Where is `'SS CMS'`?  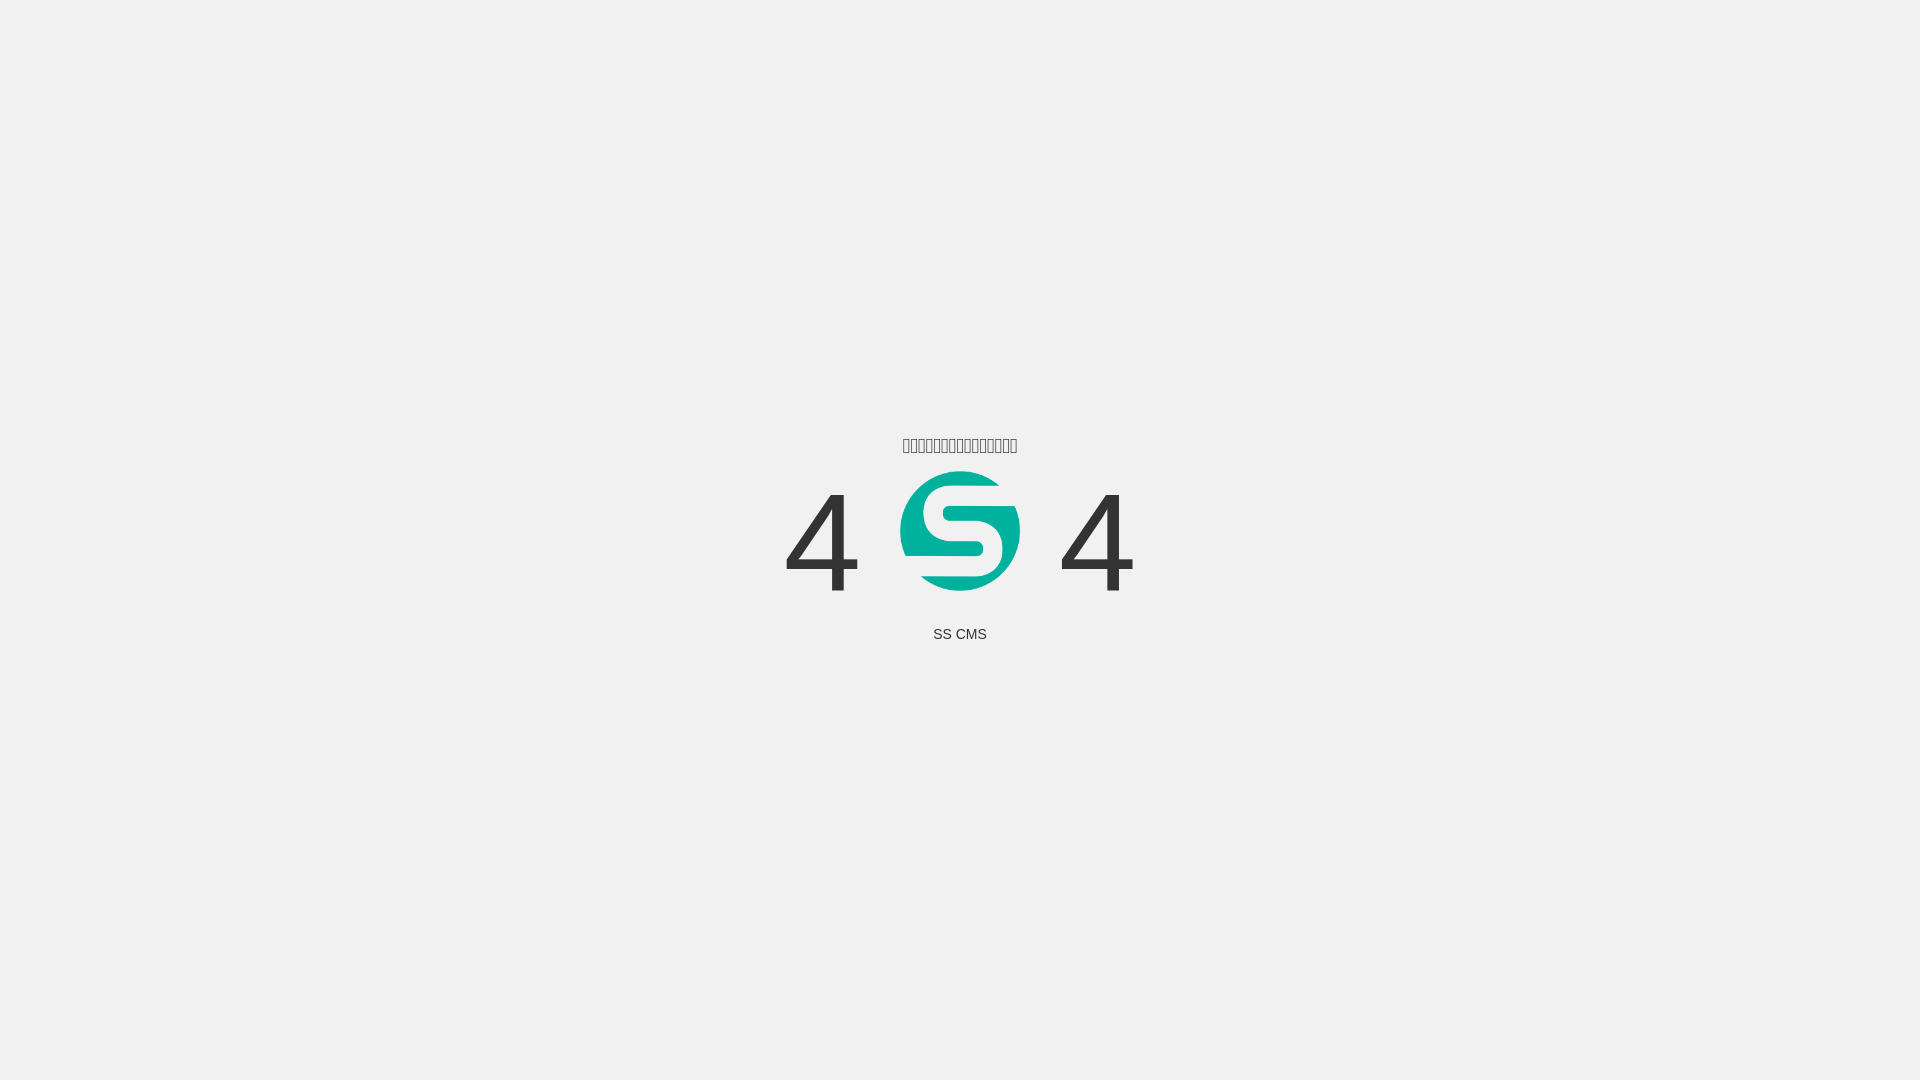 'SS CMS' is located at coordinates (960, 633).